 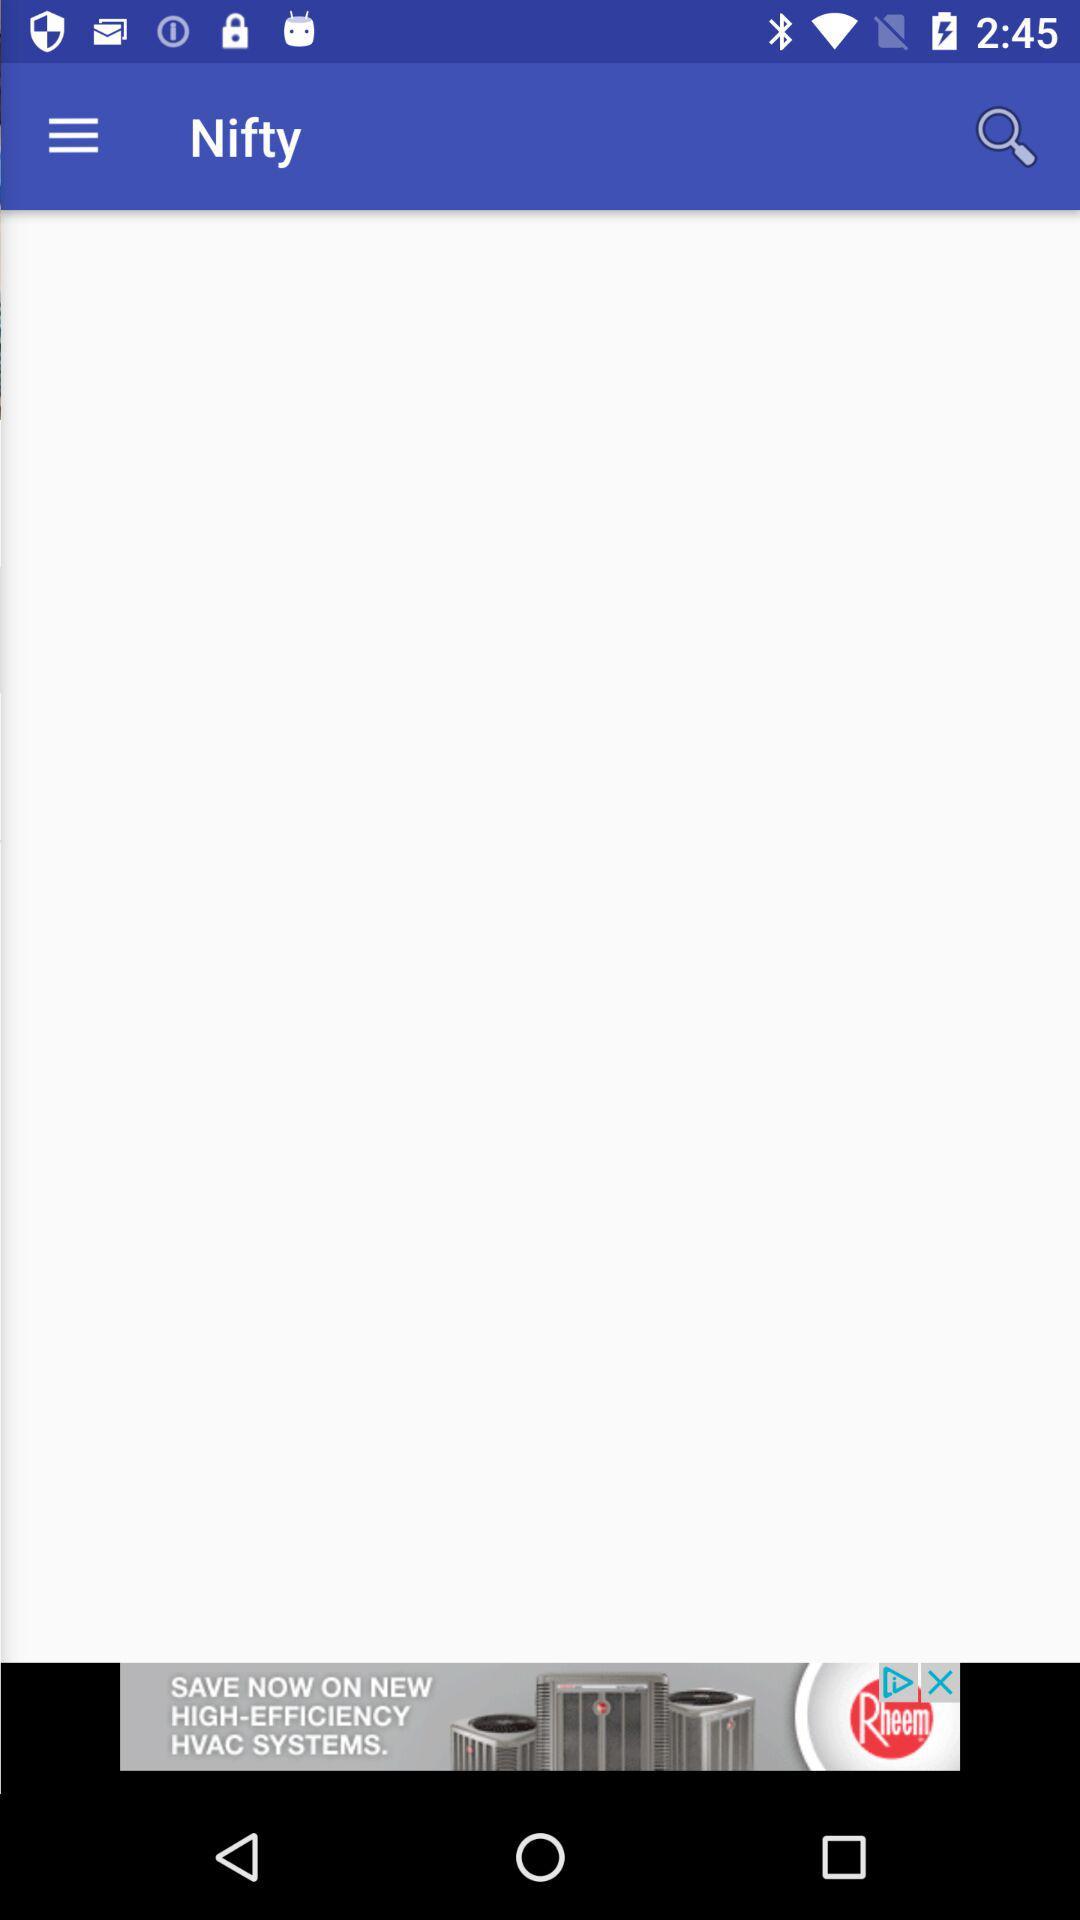 I want to click on advertising, so click(x=540, y=1727).